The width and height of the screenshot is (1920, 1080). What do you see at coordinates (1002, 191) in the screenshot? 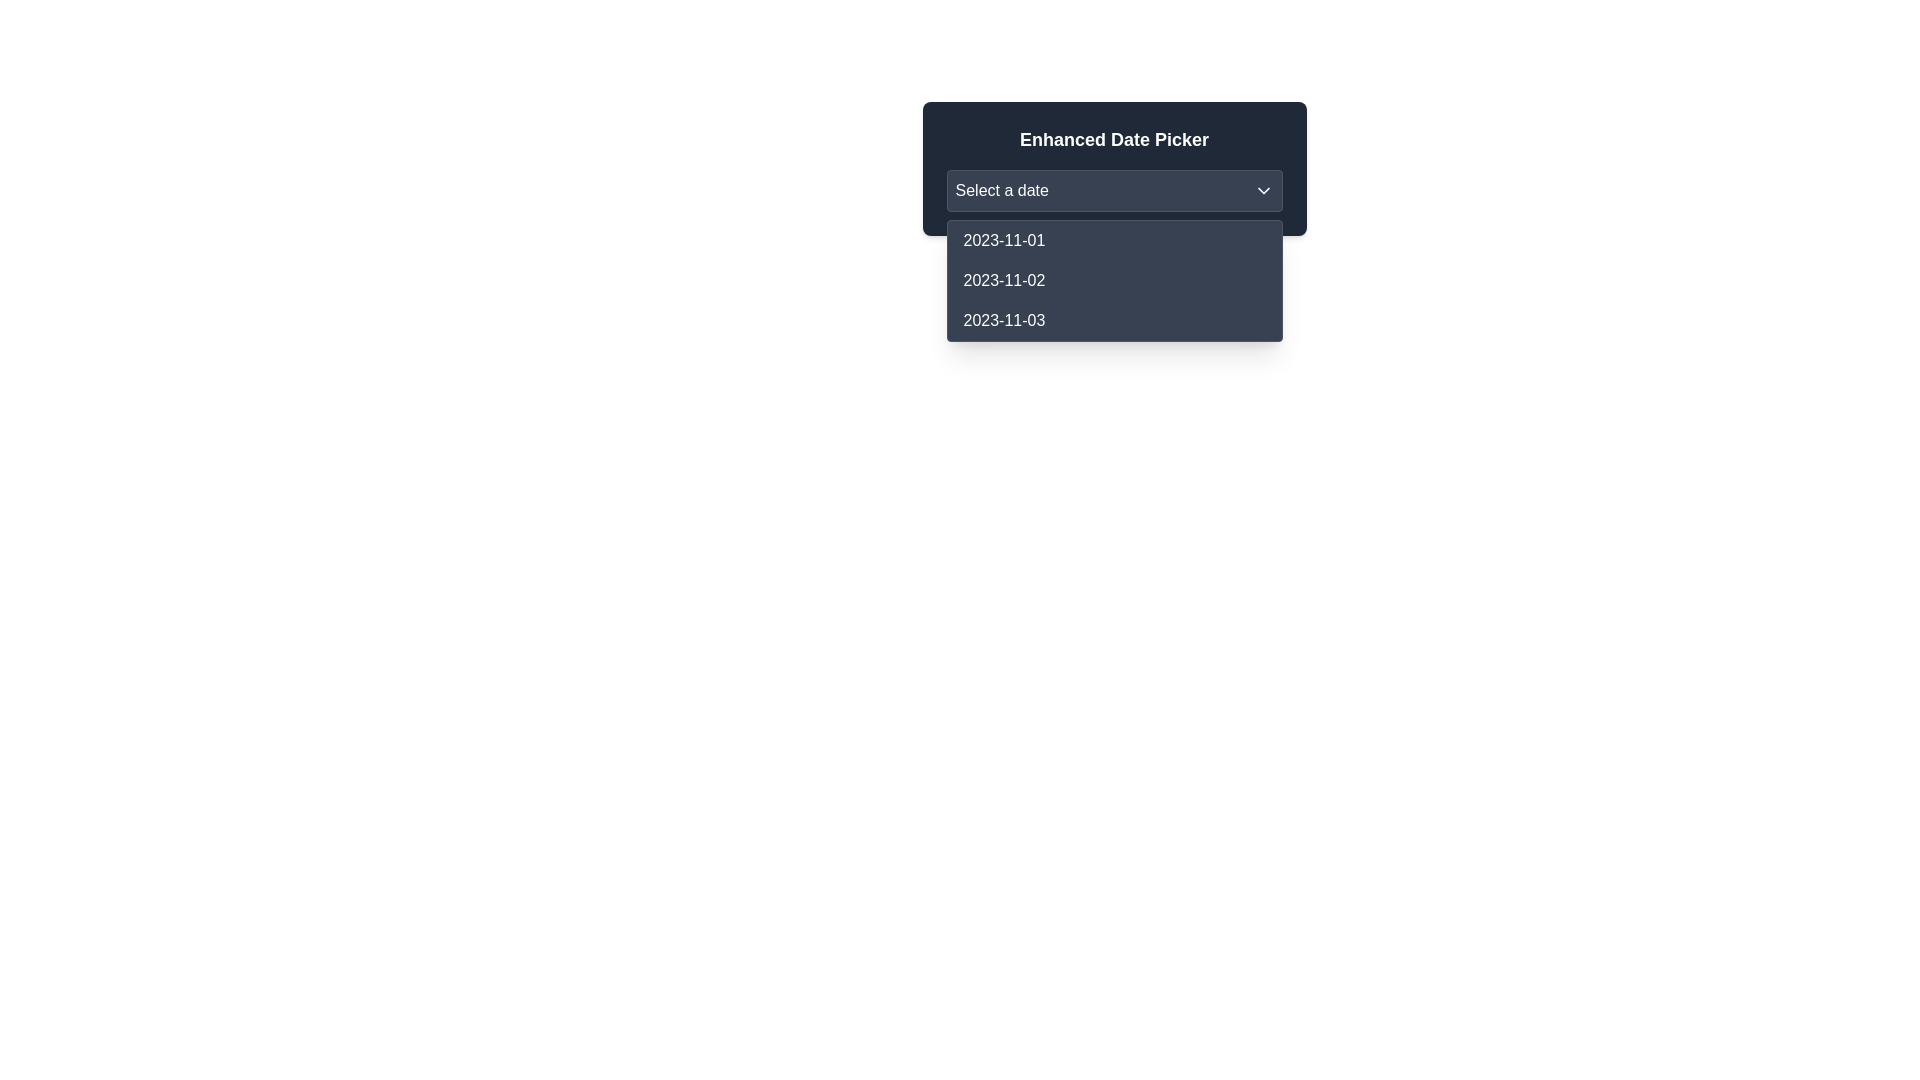
I see `the static text label reading 'Select a date' located inside the dropdown menu labeled 'Enhanced Date Picker'` at bounding box center [1002, 191].